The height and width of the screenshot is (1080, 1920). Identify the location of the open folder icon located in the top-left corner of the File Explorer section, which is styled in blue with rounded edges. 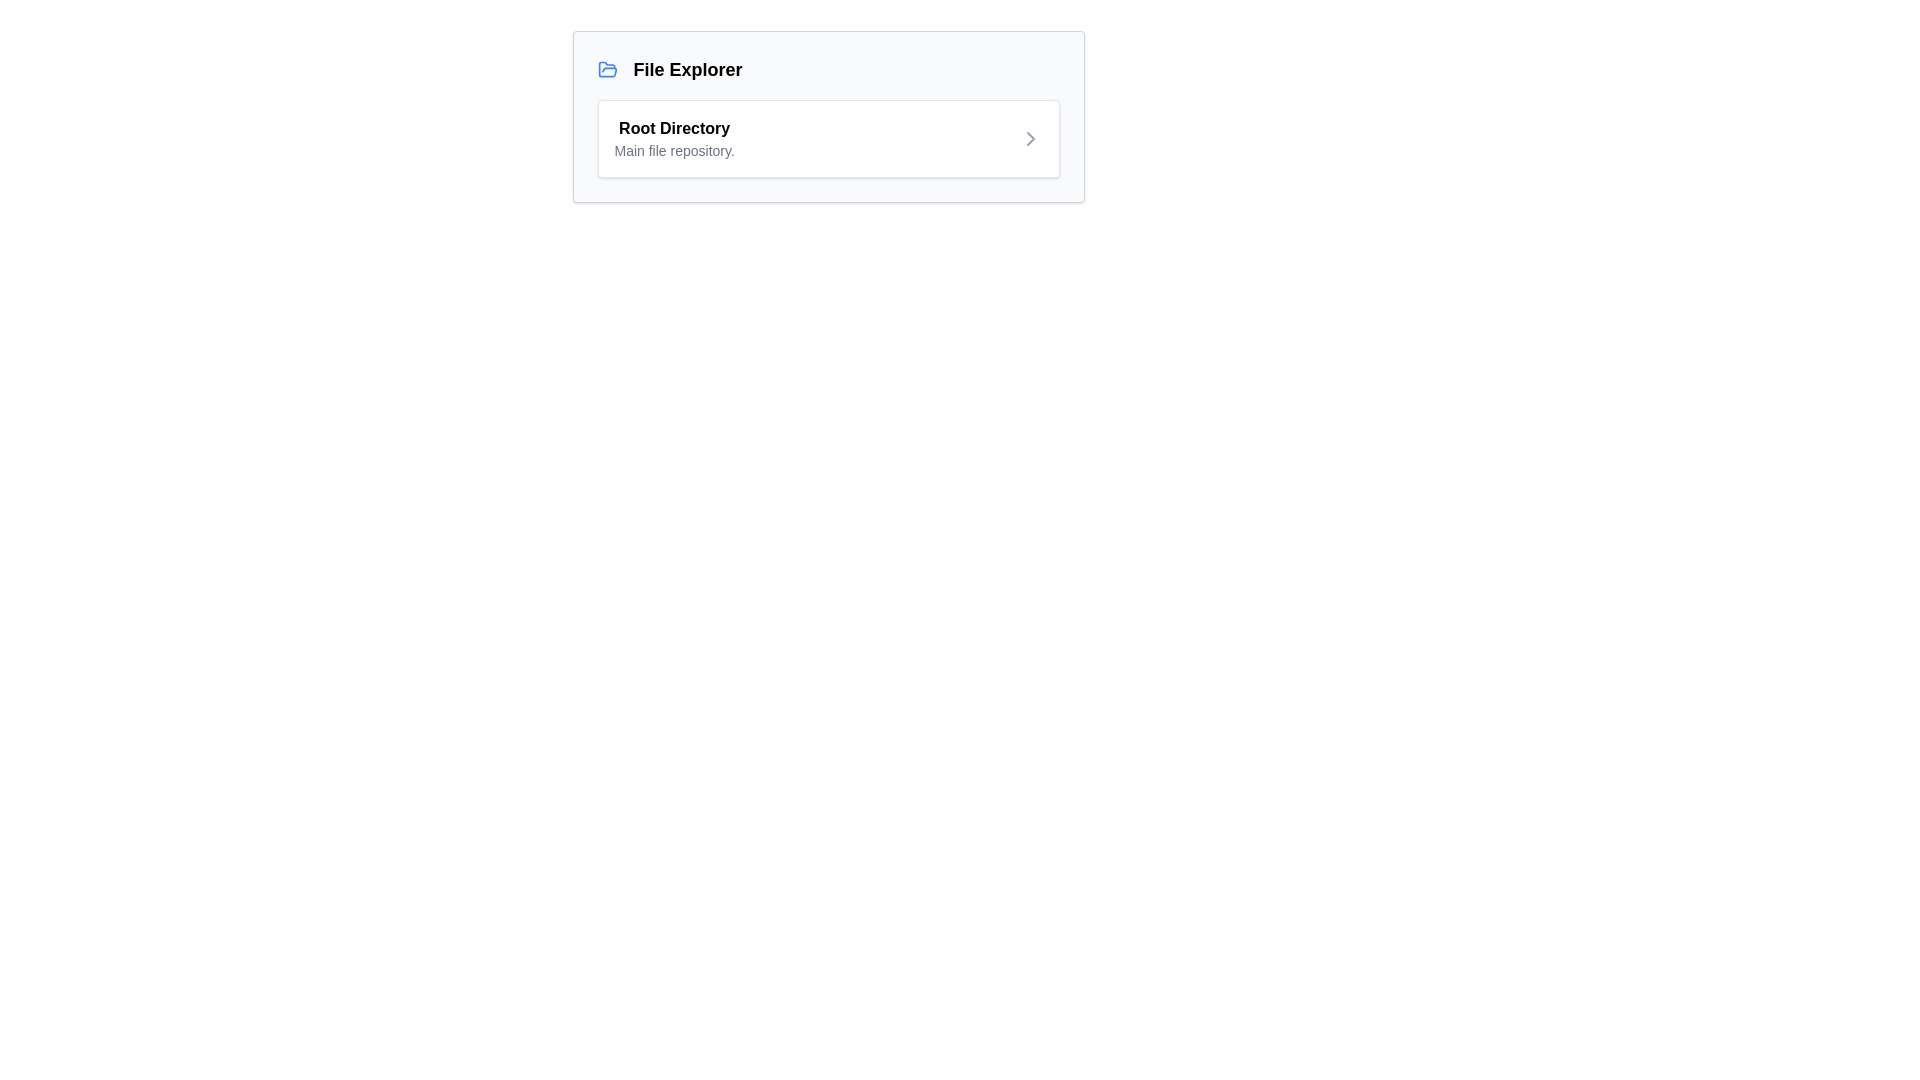
(606, 68).